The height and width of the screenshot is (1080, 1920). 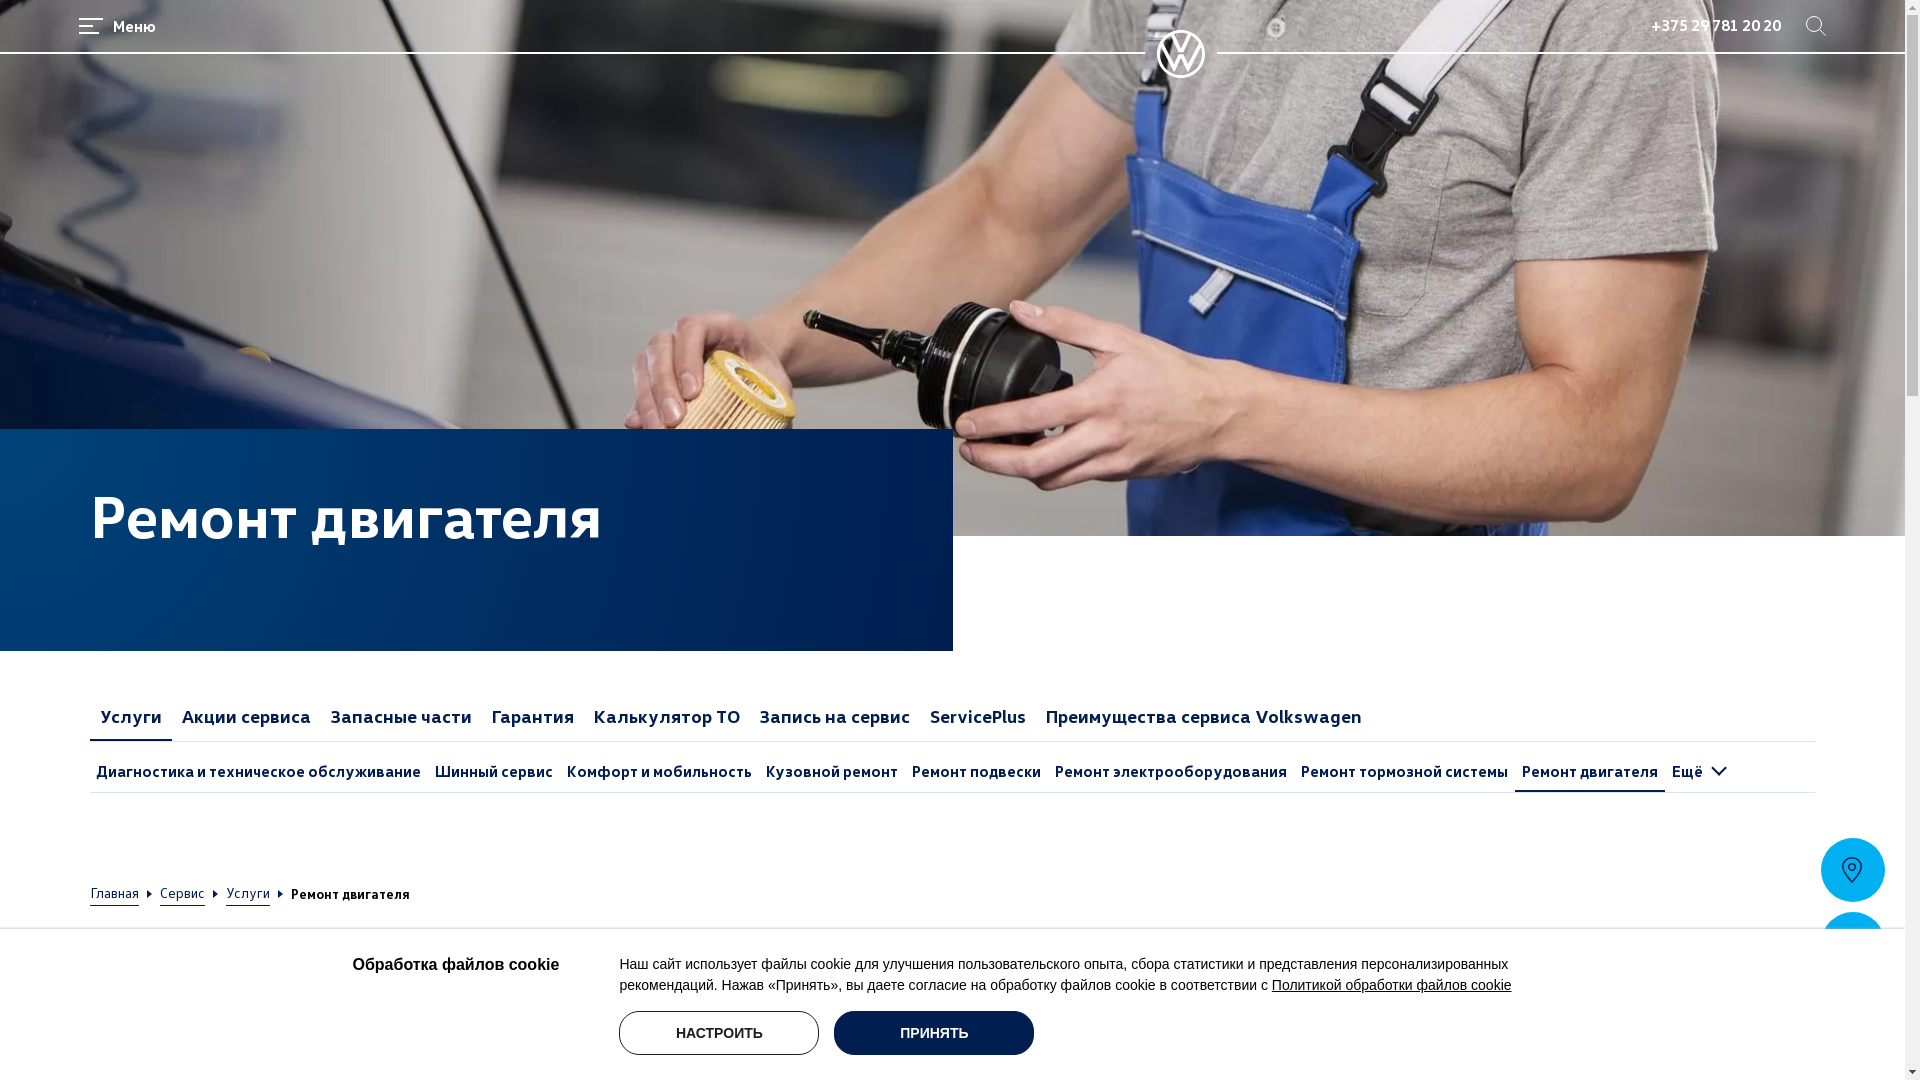 I want to click on '+375 29 781 20 20', so click(x=1651, y=27).